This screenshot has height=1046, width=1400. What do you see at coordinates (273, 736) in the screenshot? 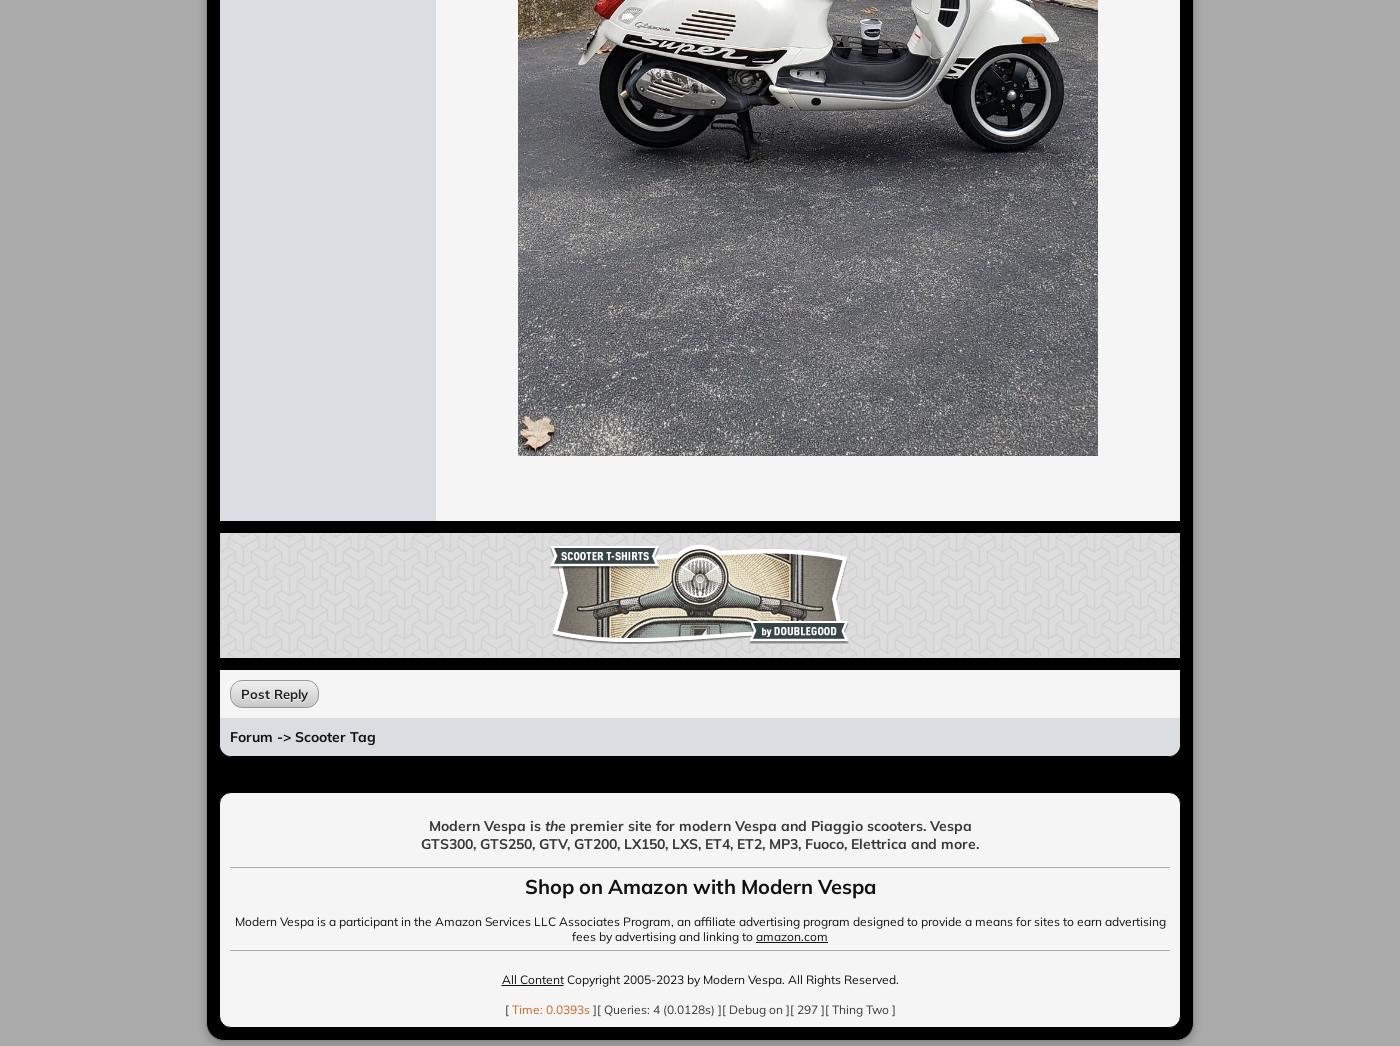
I see `'->'` at bounding box center [273, 736].